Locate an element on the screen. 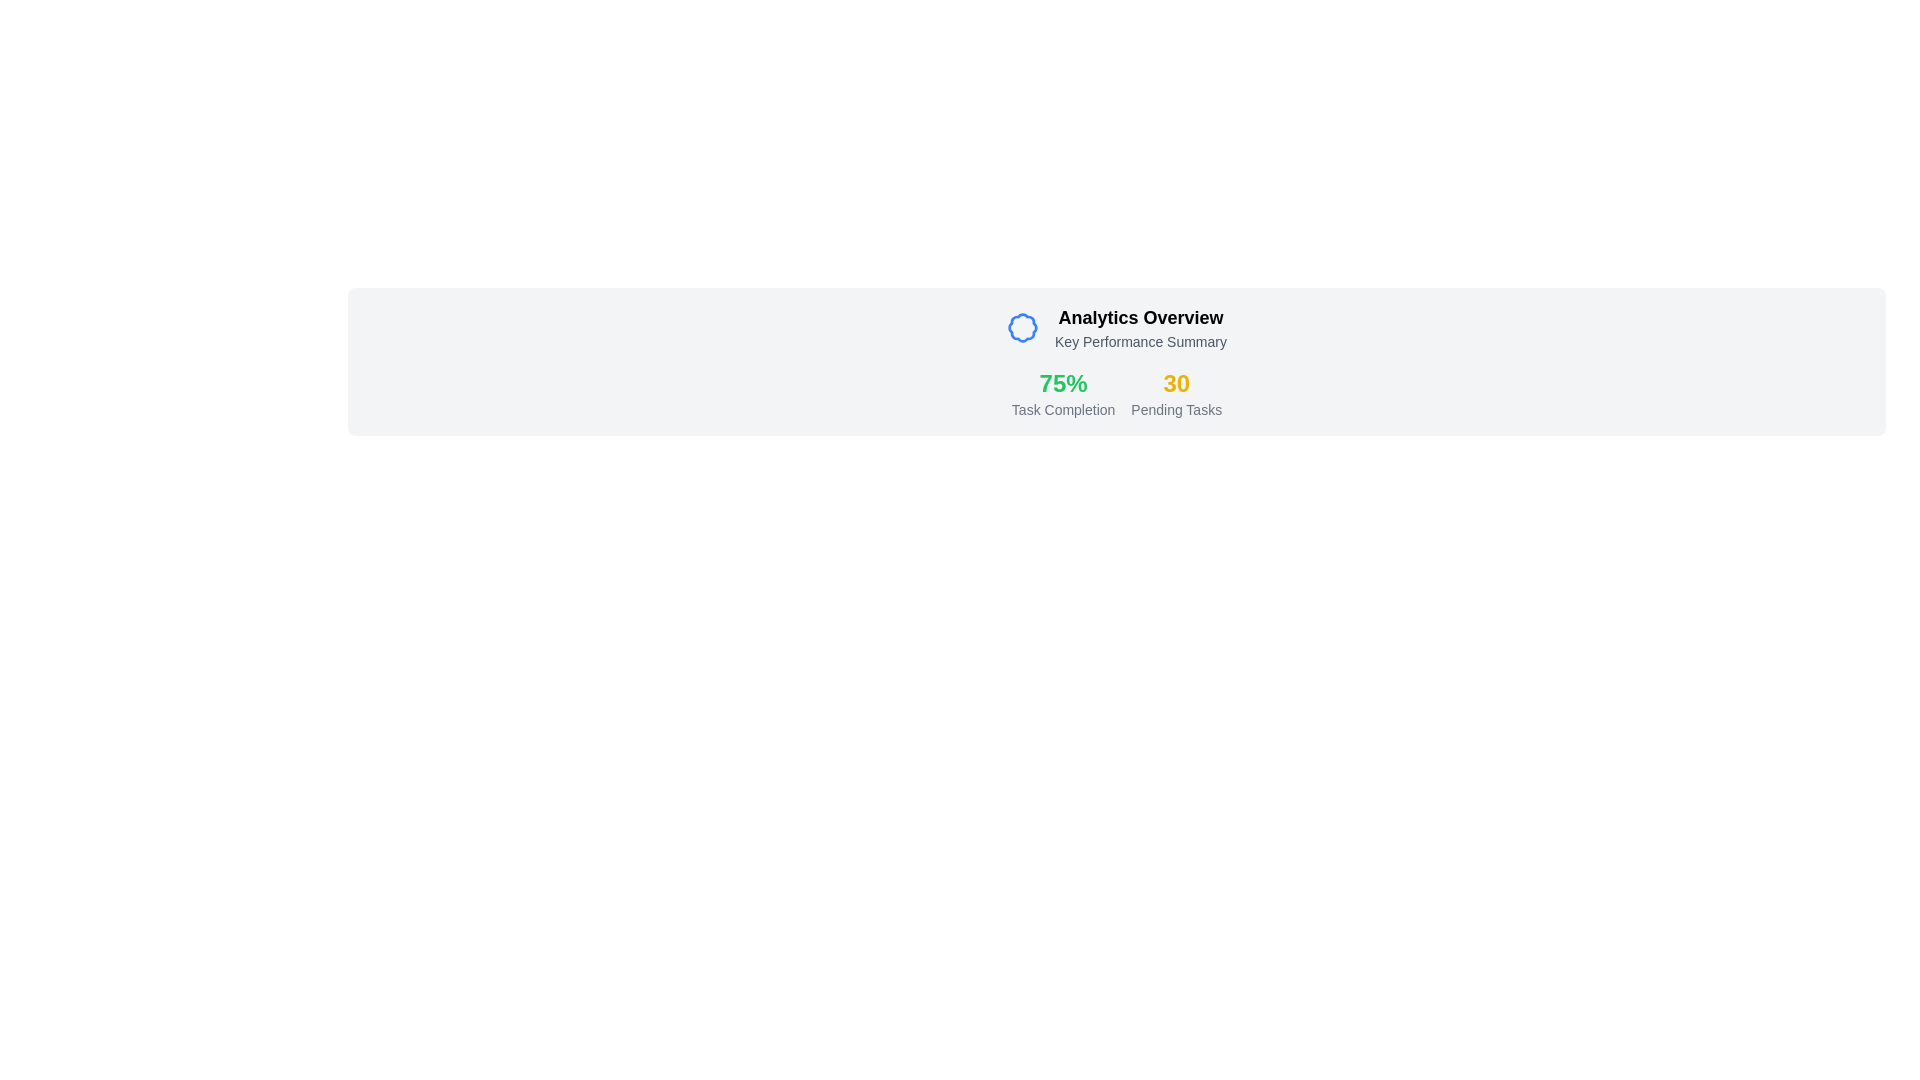 Image resolution: width=1920 pixels, height=1080 pixels. the text label displaying '75%' in bold green font, indicating progress or completion, located at the center of the interface above 'Task Completion' is located at coordinates (1062, 384).